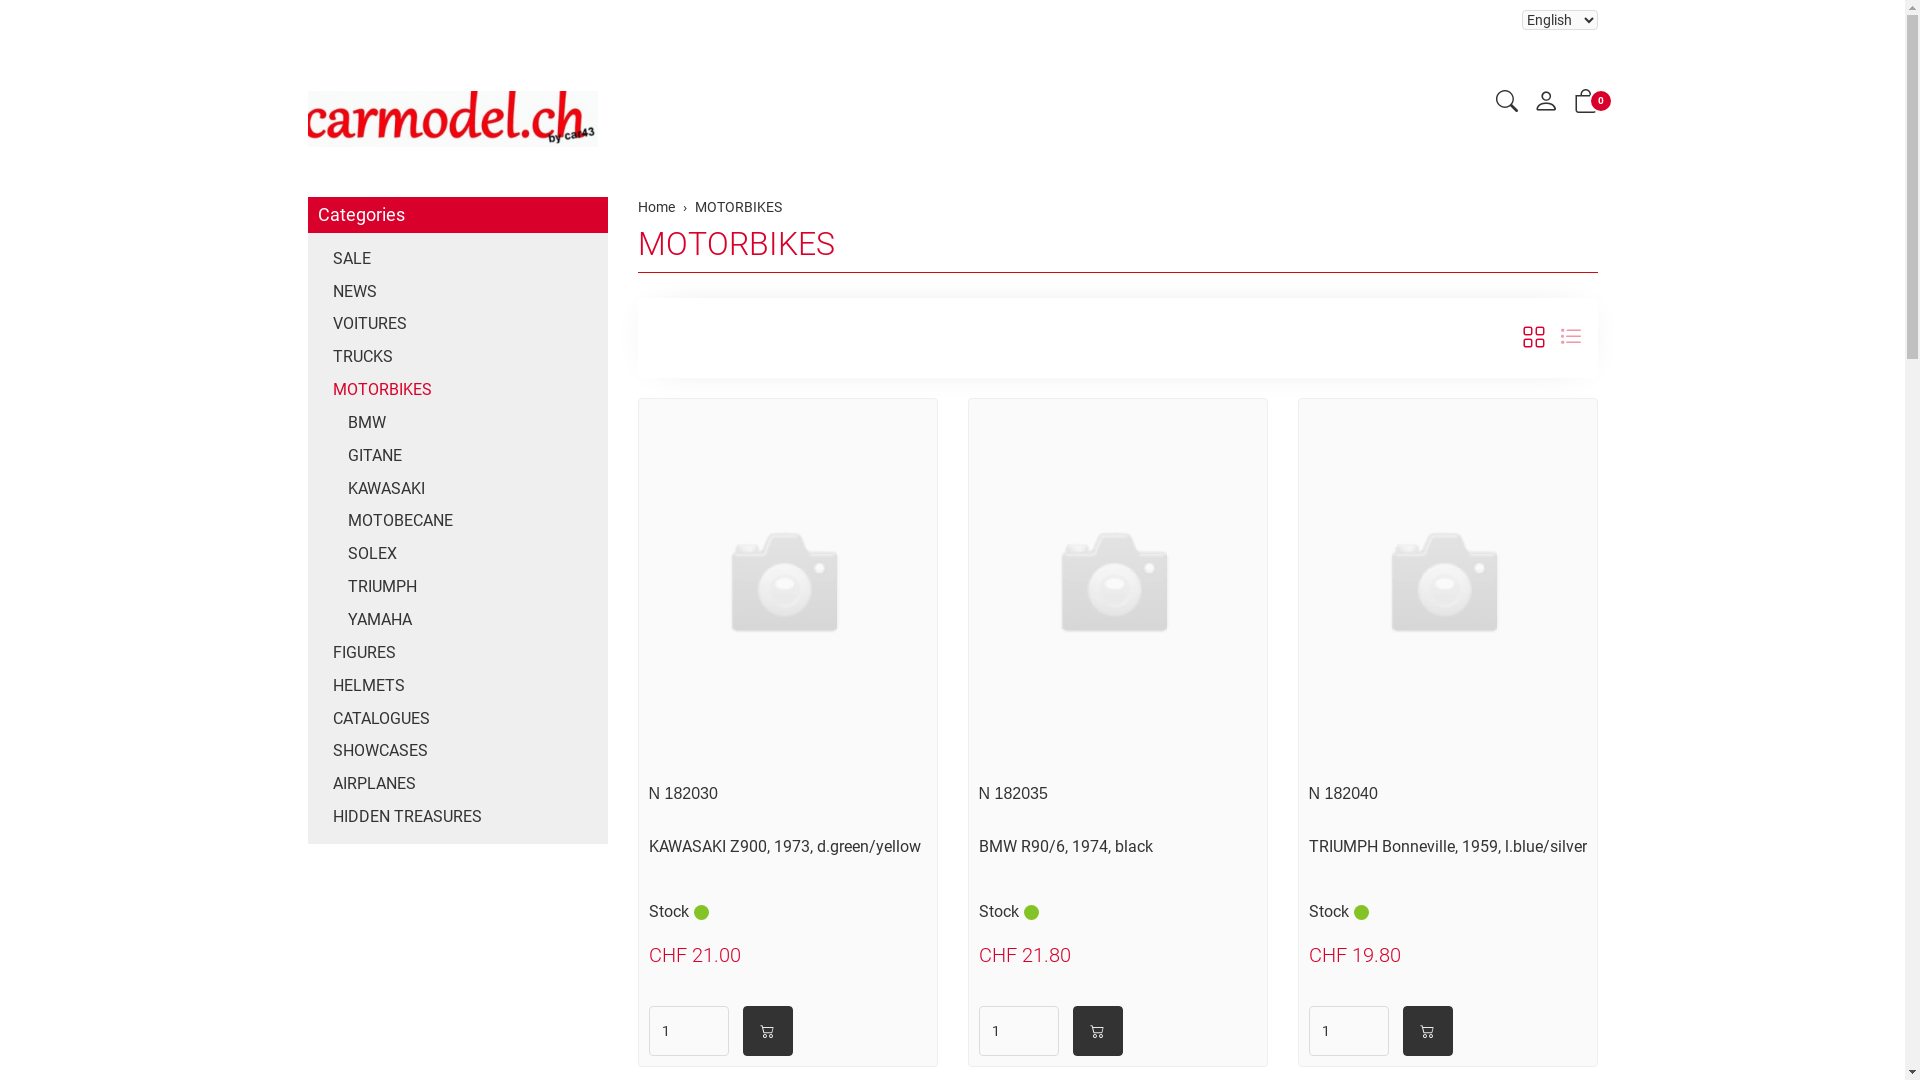 The image size is (1920, 1080). What do you see at coordinates (456, 718) in the screenshot?
I see `'CATALOGUES'` at bounding box center [456, 718].